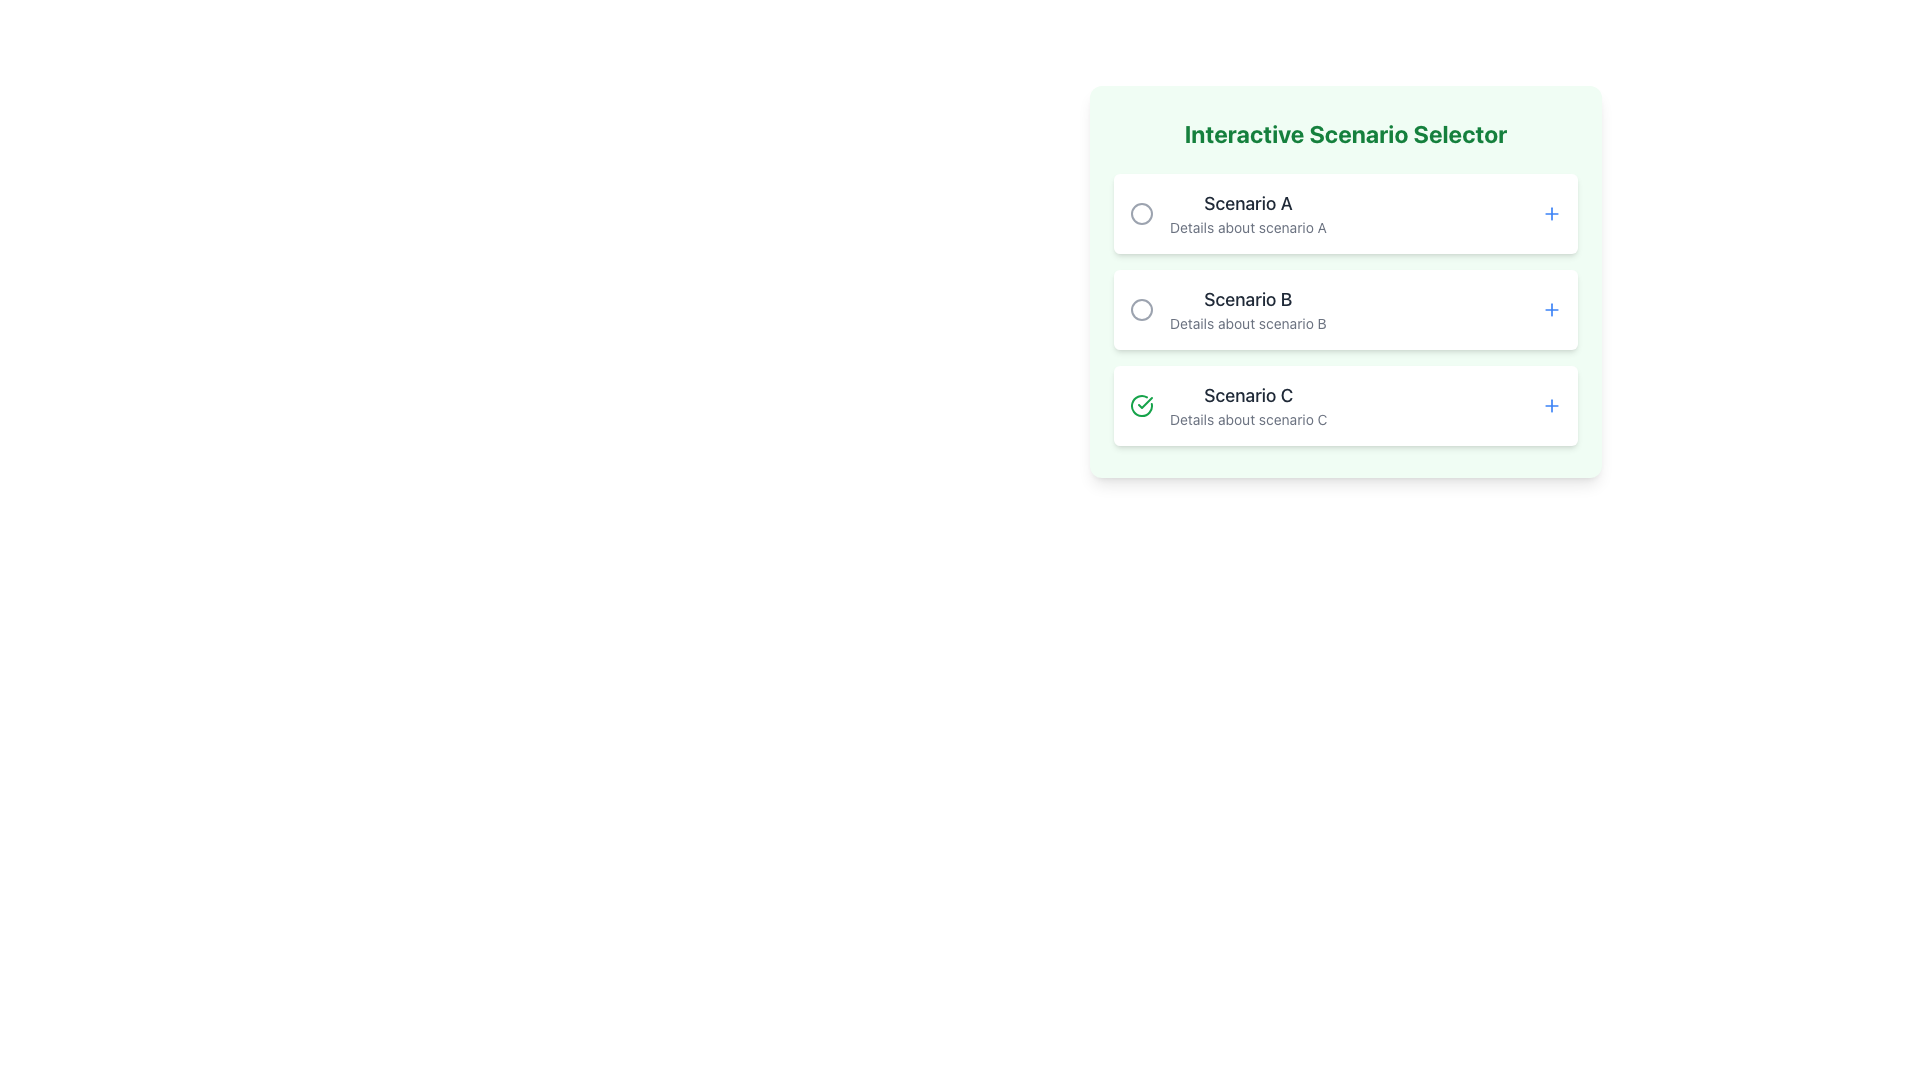 Image resolution: width=1920 pixels, height=1080 pixels. I want to click on text label that says 'Details about scenario B', which is styled in a smaller font size and gray color, located below the header 'Scenario B', so click(1247, 323).